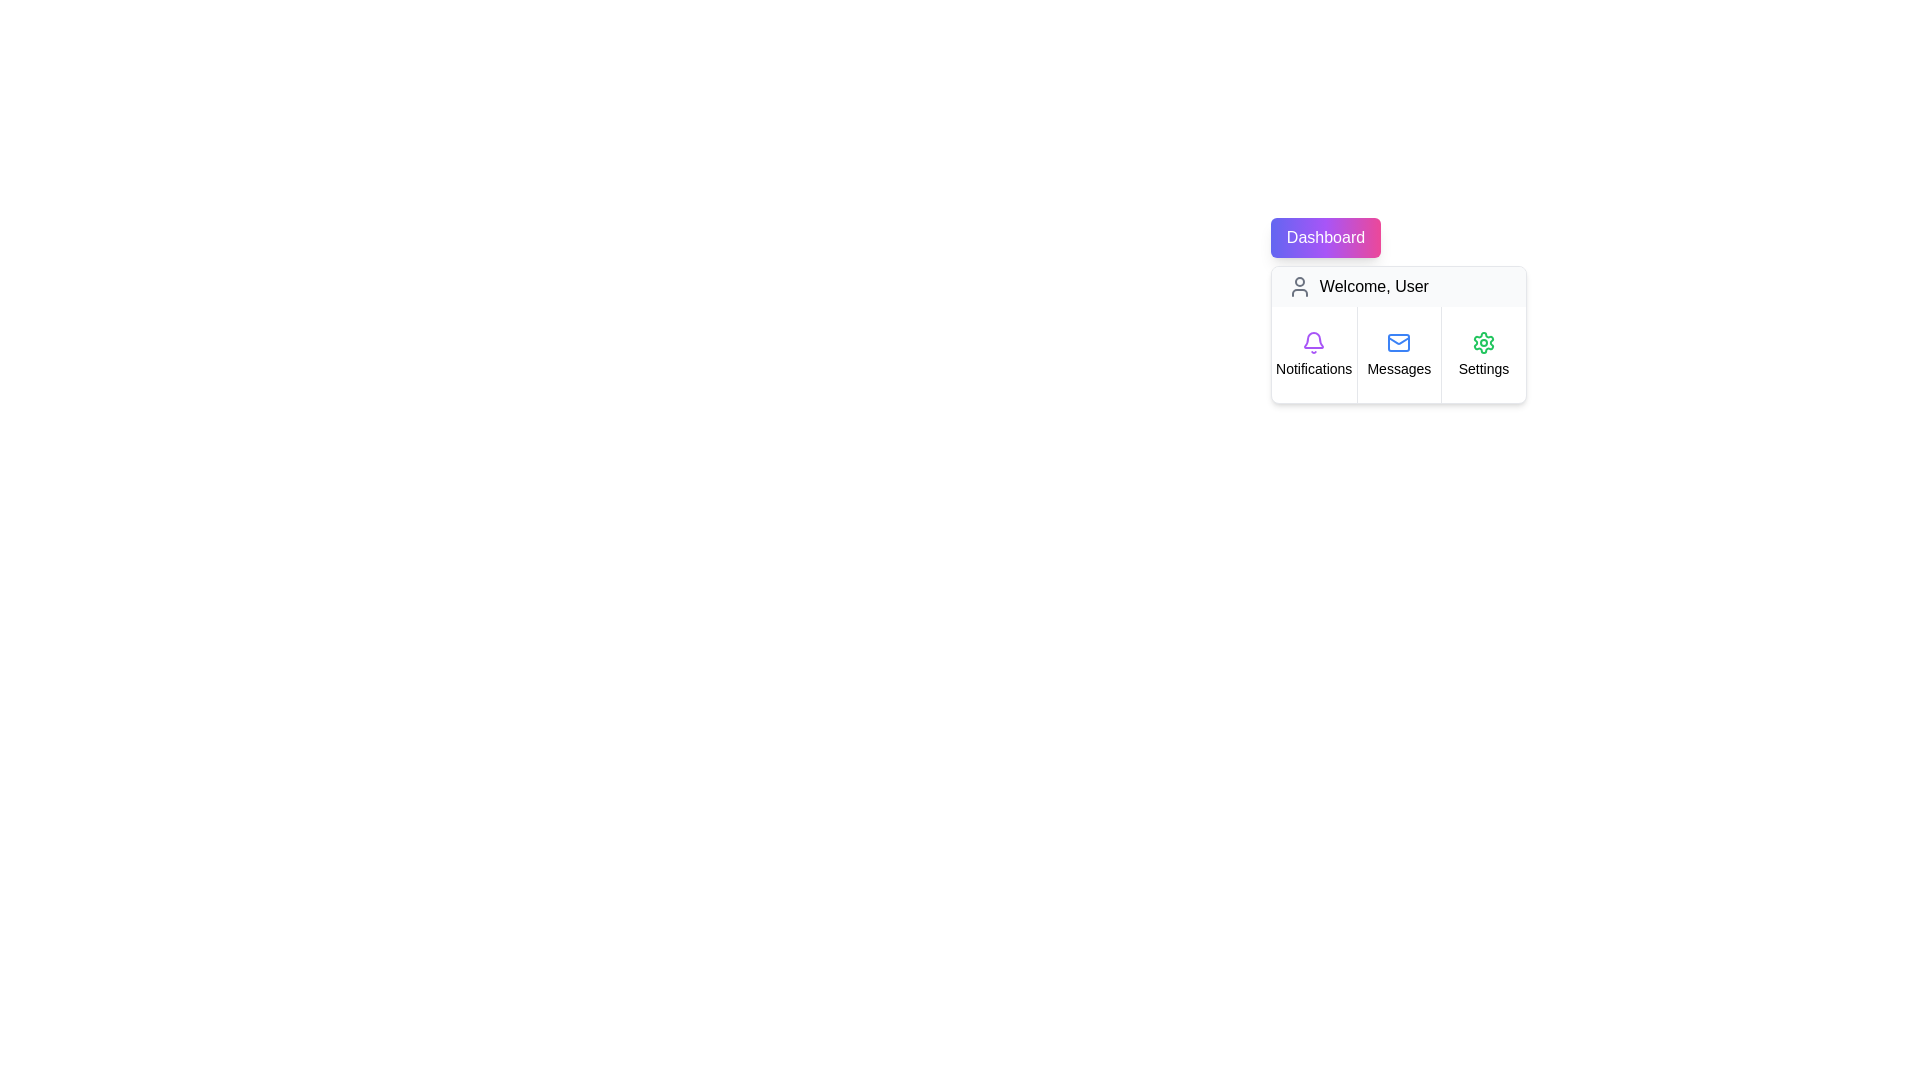  I want to click on the menu item Notifications to observe its hover effect, so click(1314, 353).